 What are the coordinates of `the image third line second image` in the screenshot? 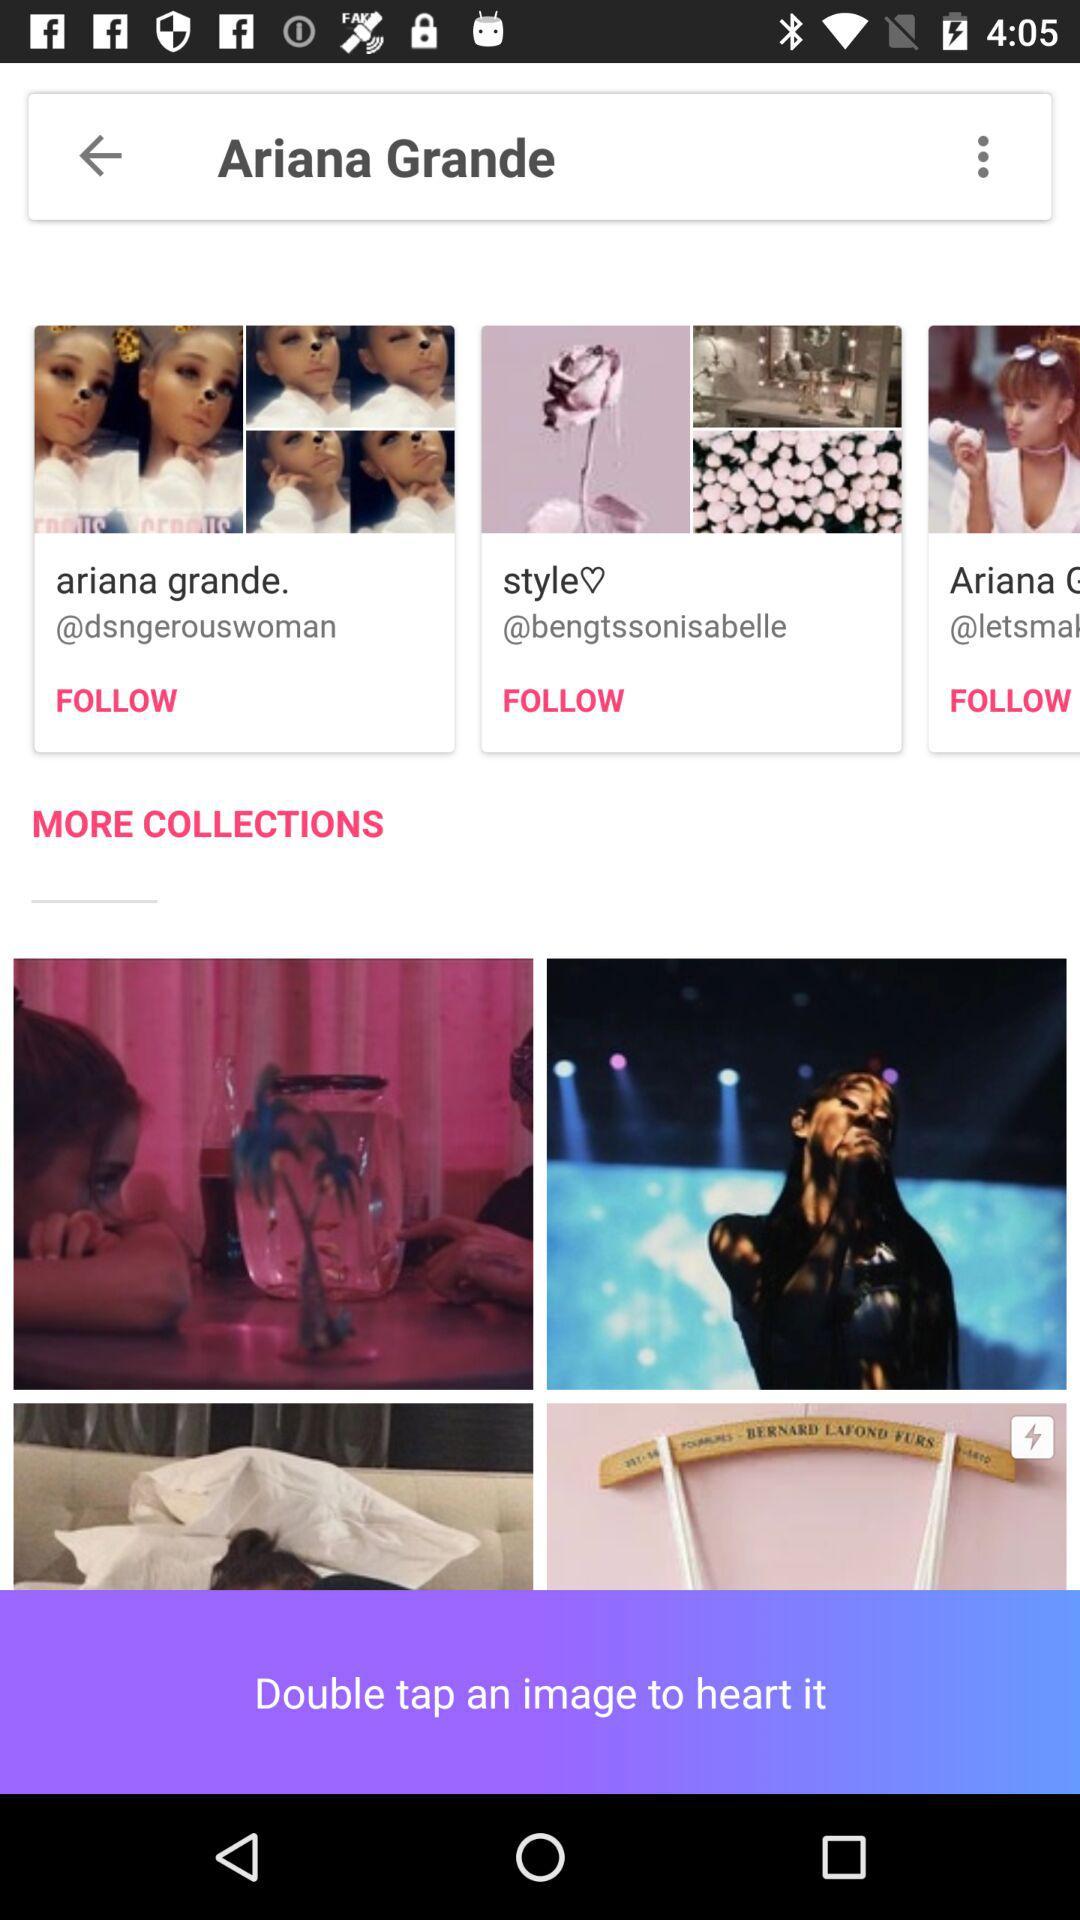 It's located at (805, 1174).